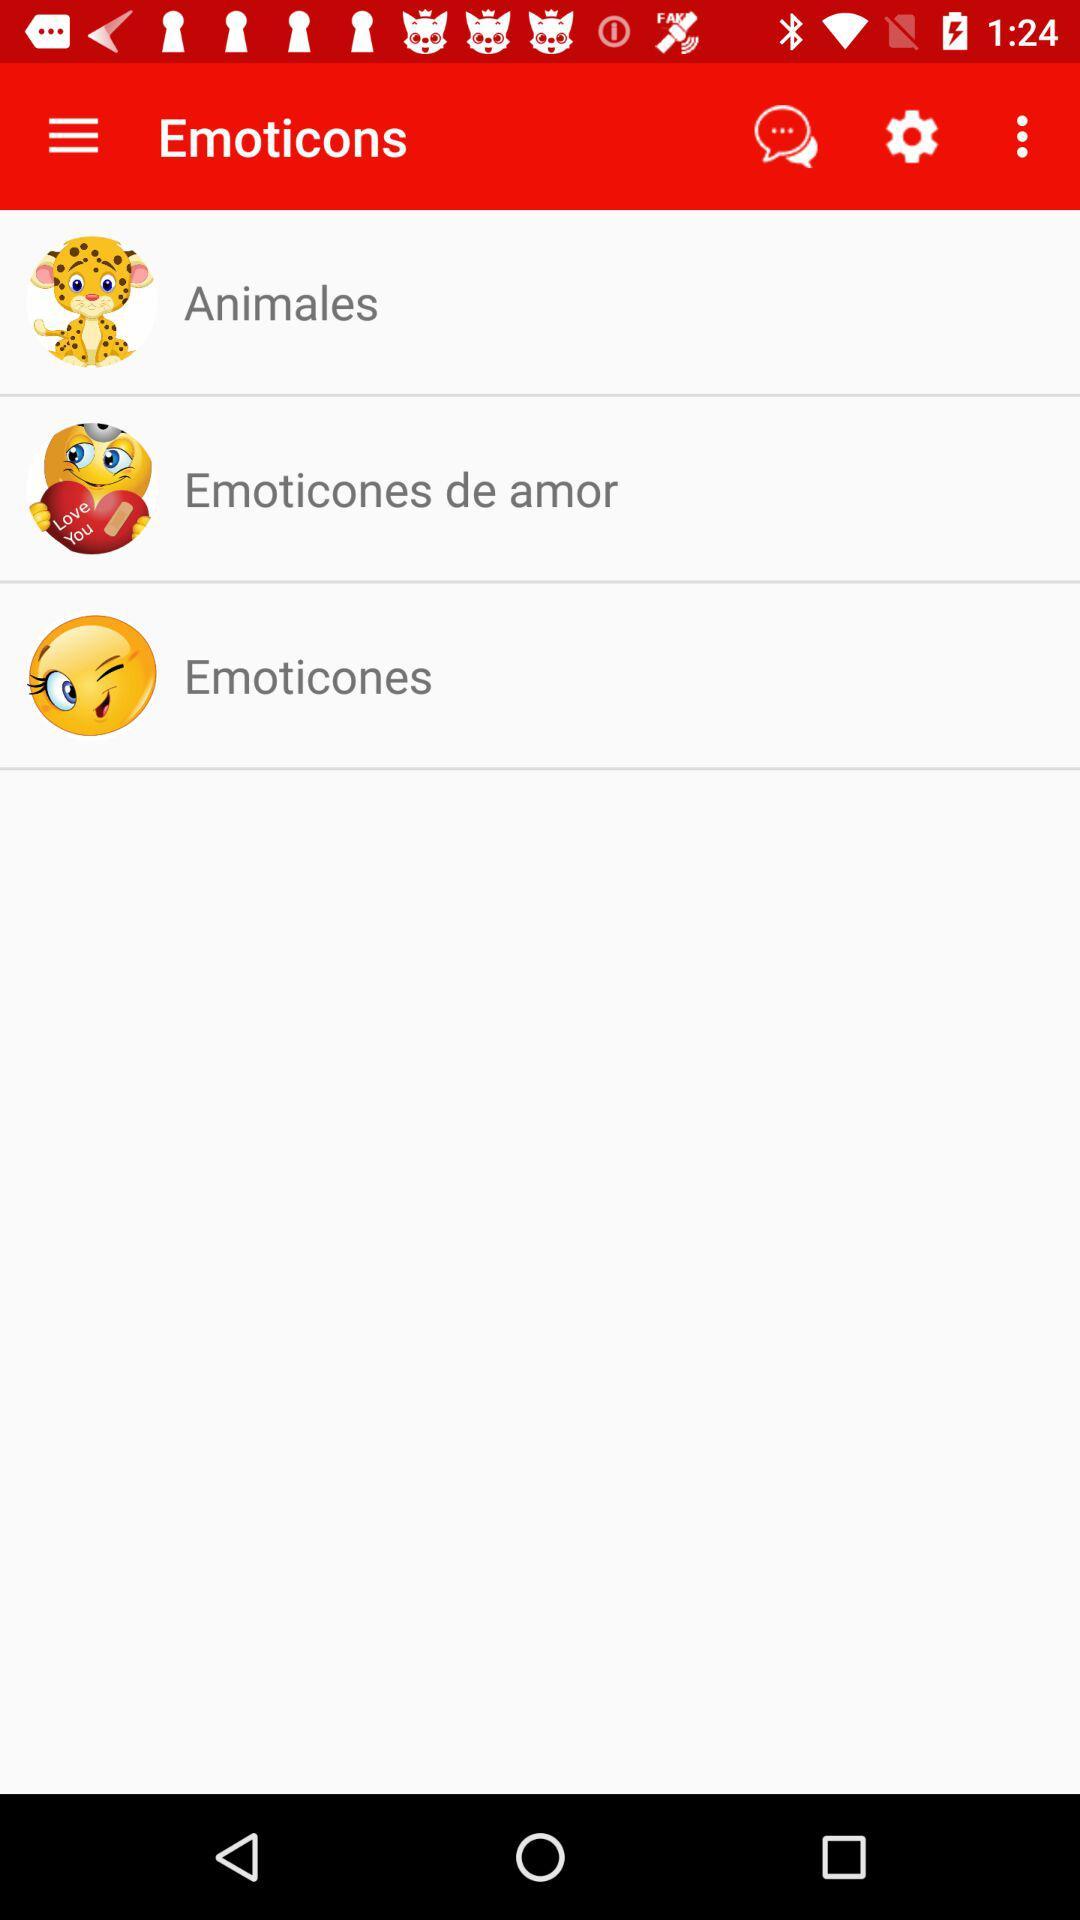  Describe the element at coordinates (281, 300) in the screenshot. I see `animales item` at that location.